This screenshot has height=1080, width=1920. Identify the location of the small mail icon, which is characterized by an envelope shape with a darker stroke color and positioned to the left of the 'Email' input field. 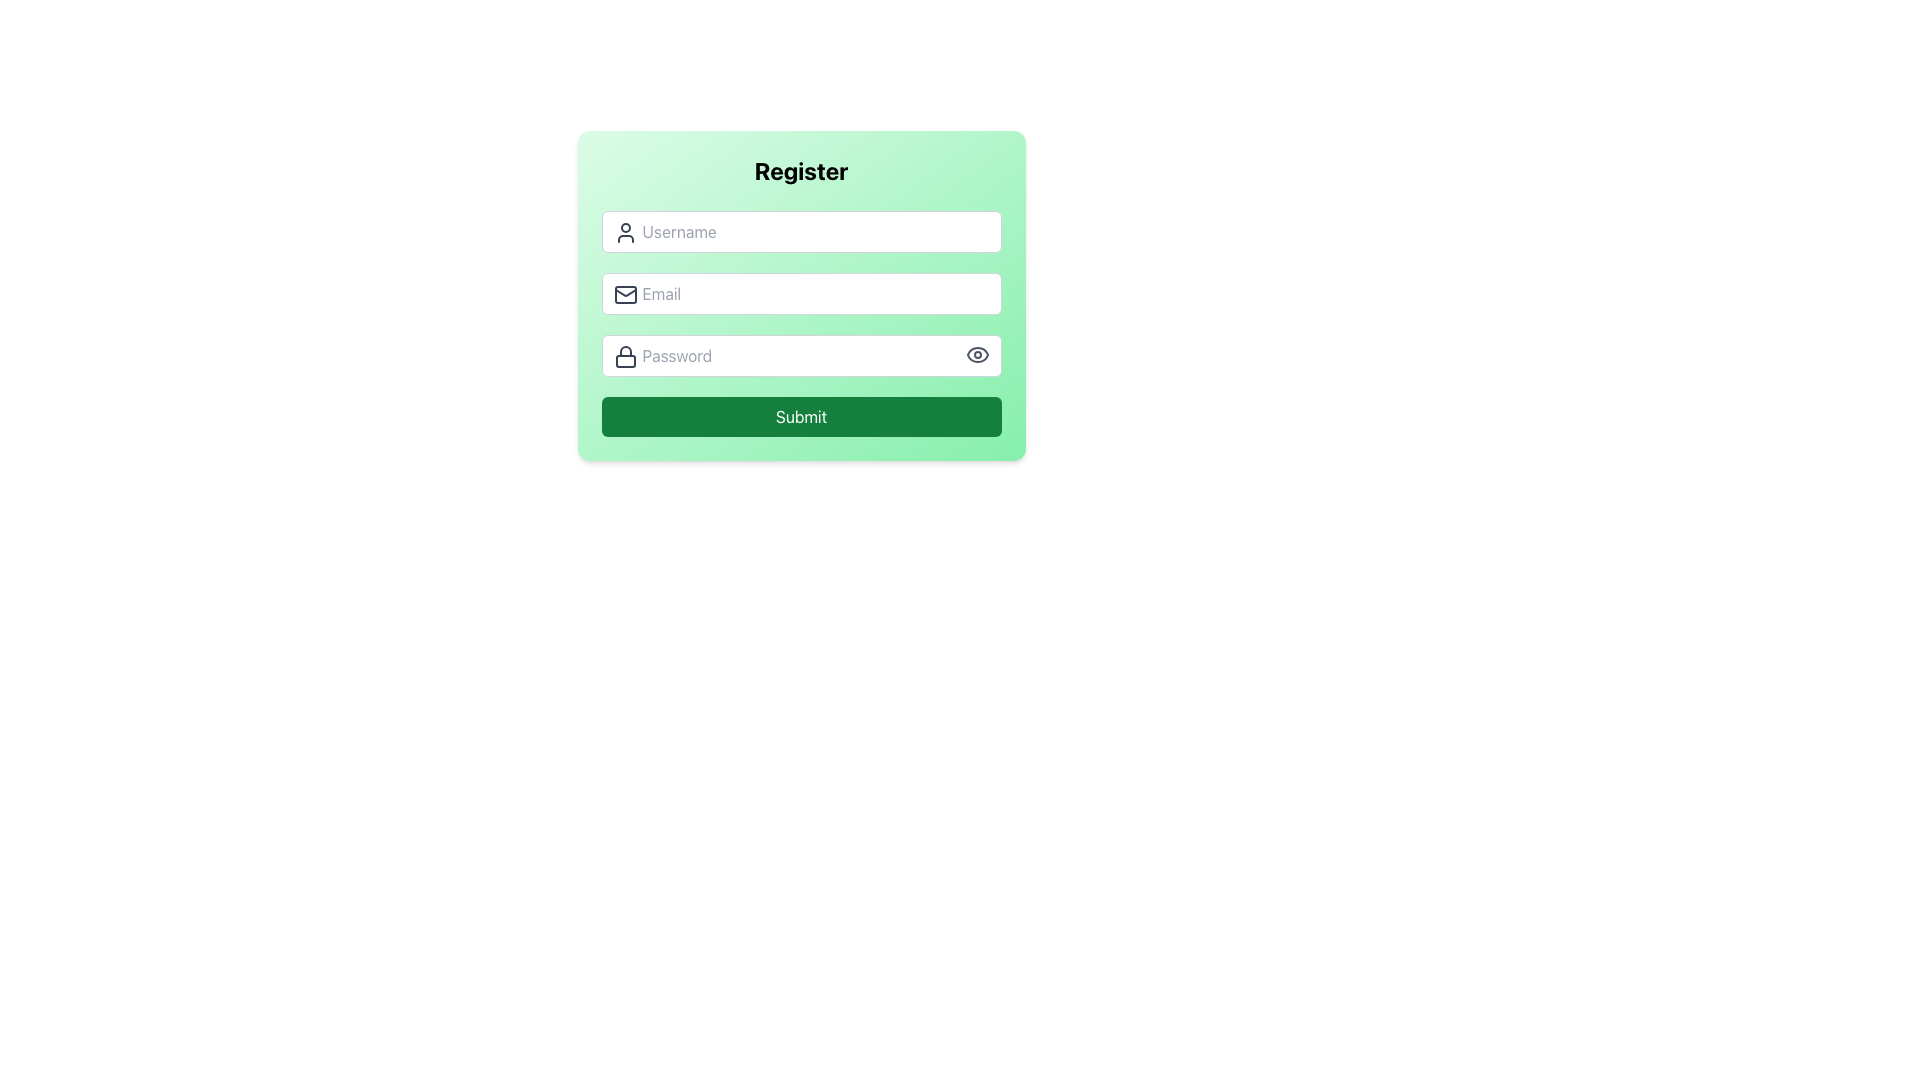
(624, 294).